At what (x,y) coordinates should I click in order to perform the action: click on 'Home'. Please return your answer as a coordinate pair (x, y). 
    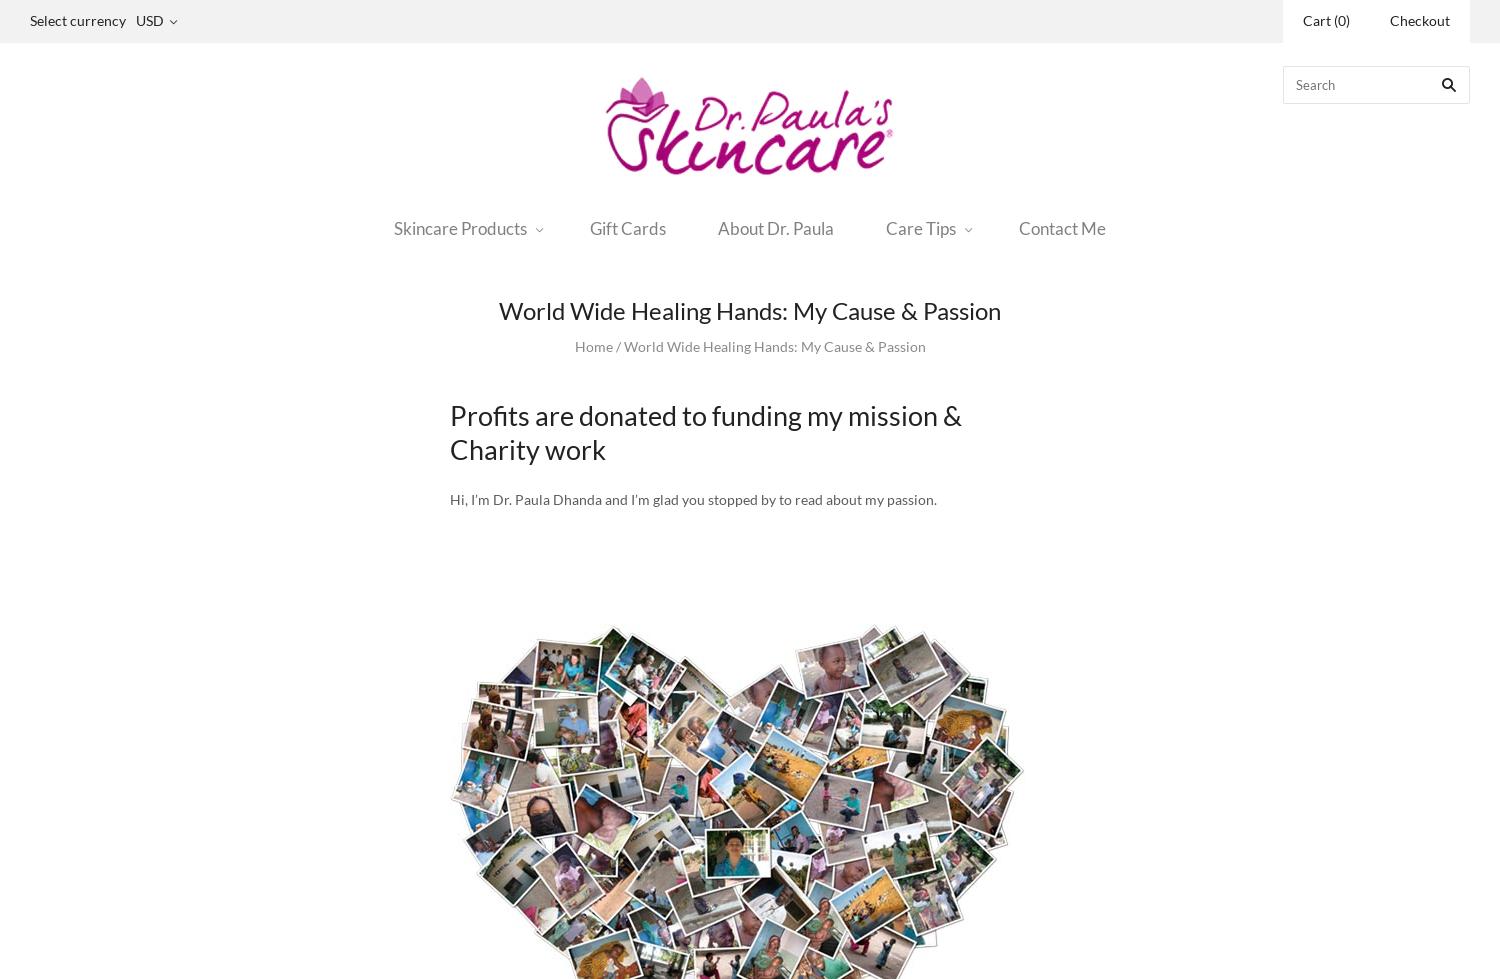
    Looking at the image, I should click on (591, 346).